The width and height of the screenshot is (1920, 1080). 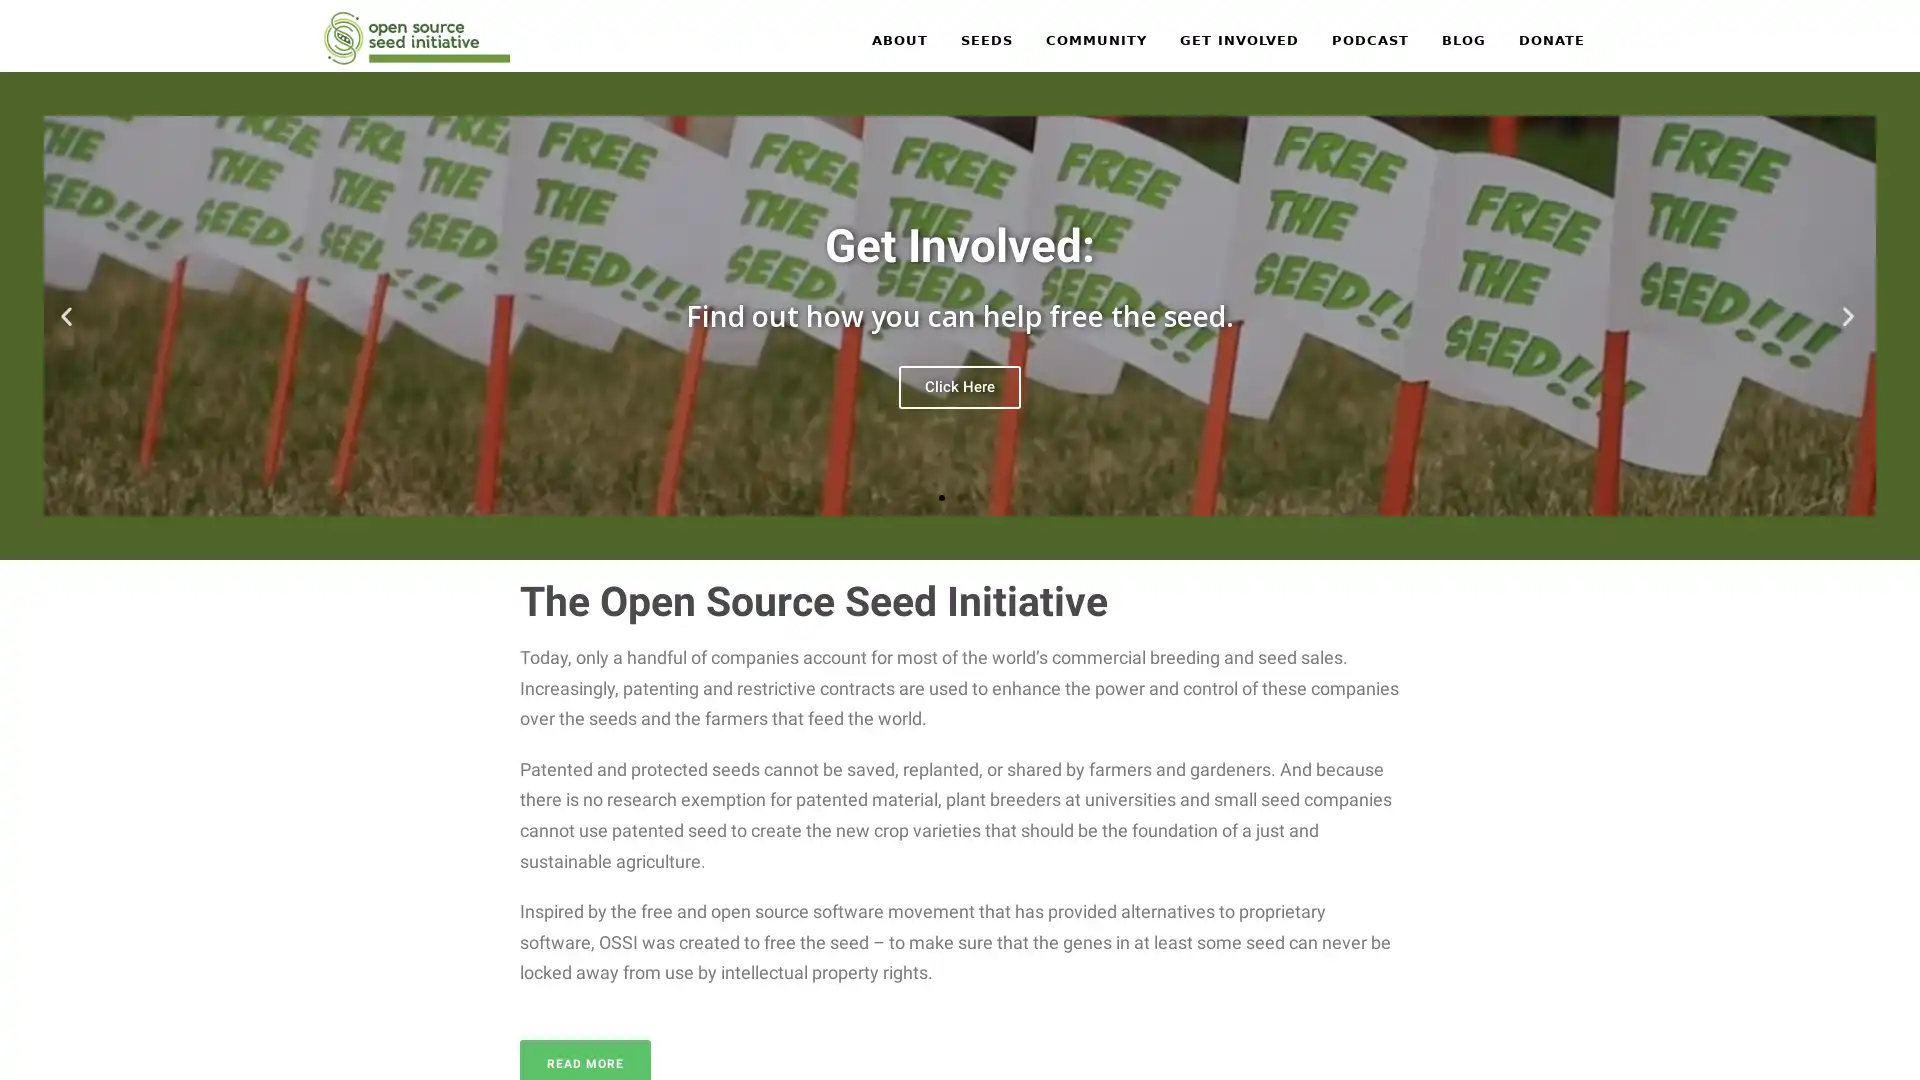 I want to click on Go to slide 2, so click(x=960, y=496).